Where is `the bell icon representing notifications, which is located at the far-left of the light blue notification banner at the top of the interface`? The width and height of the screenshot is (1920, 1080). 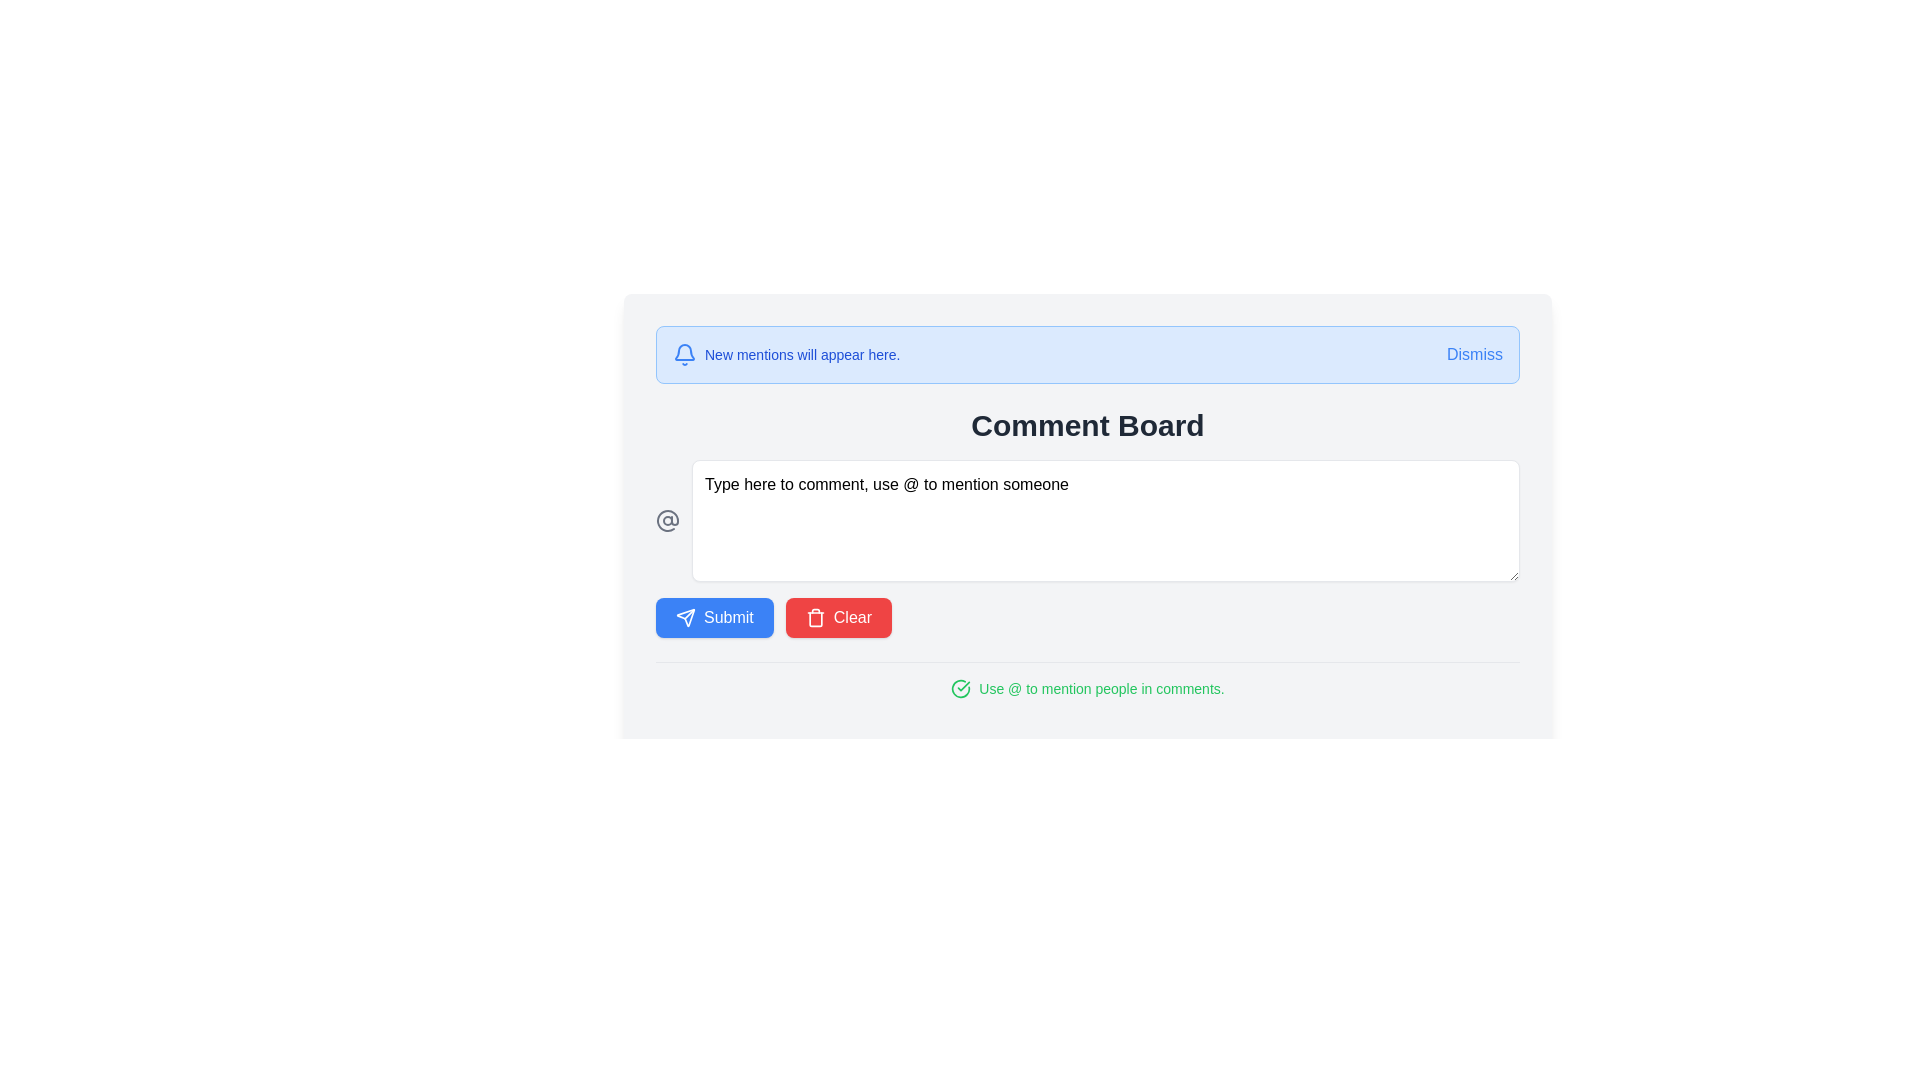
the bell icon representing notifications, which is located at the far-left of the light blue notification banner at the top of the interface is located at coordinates (685, 353).